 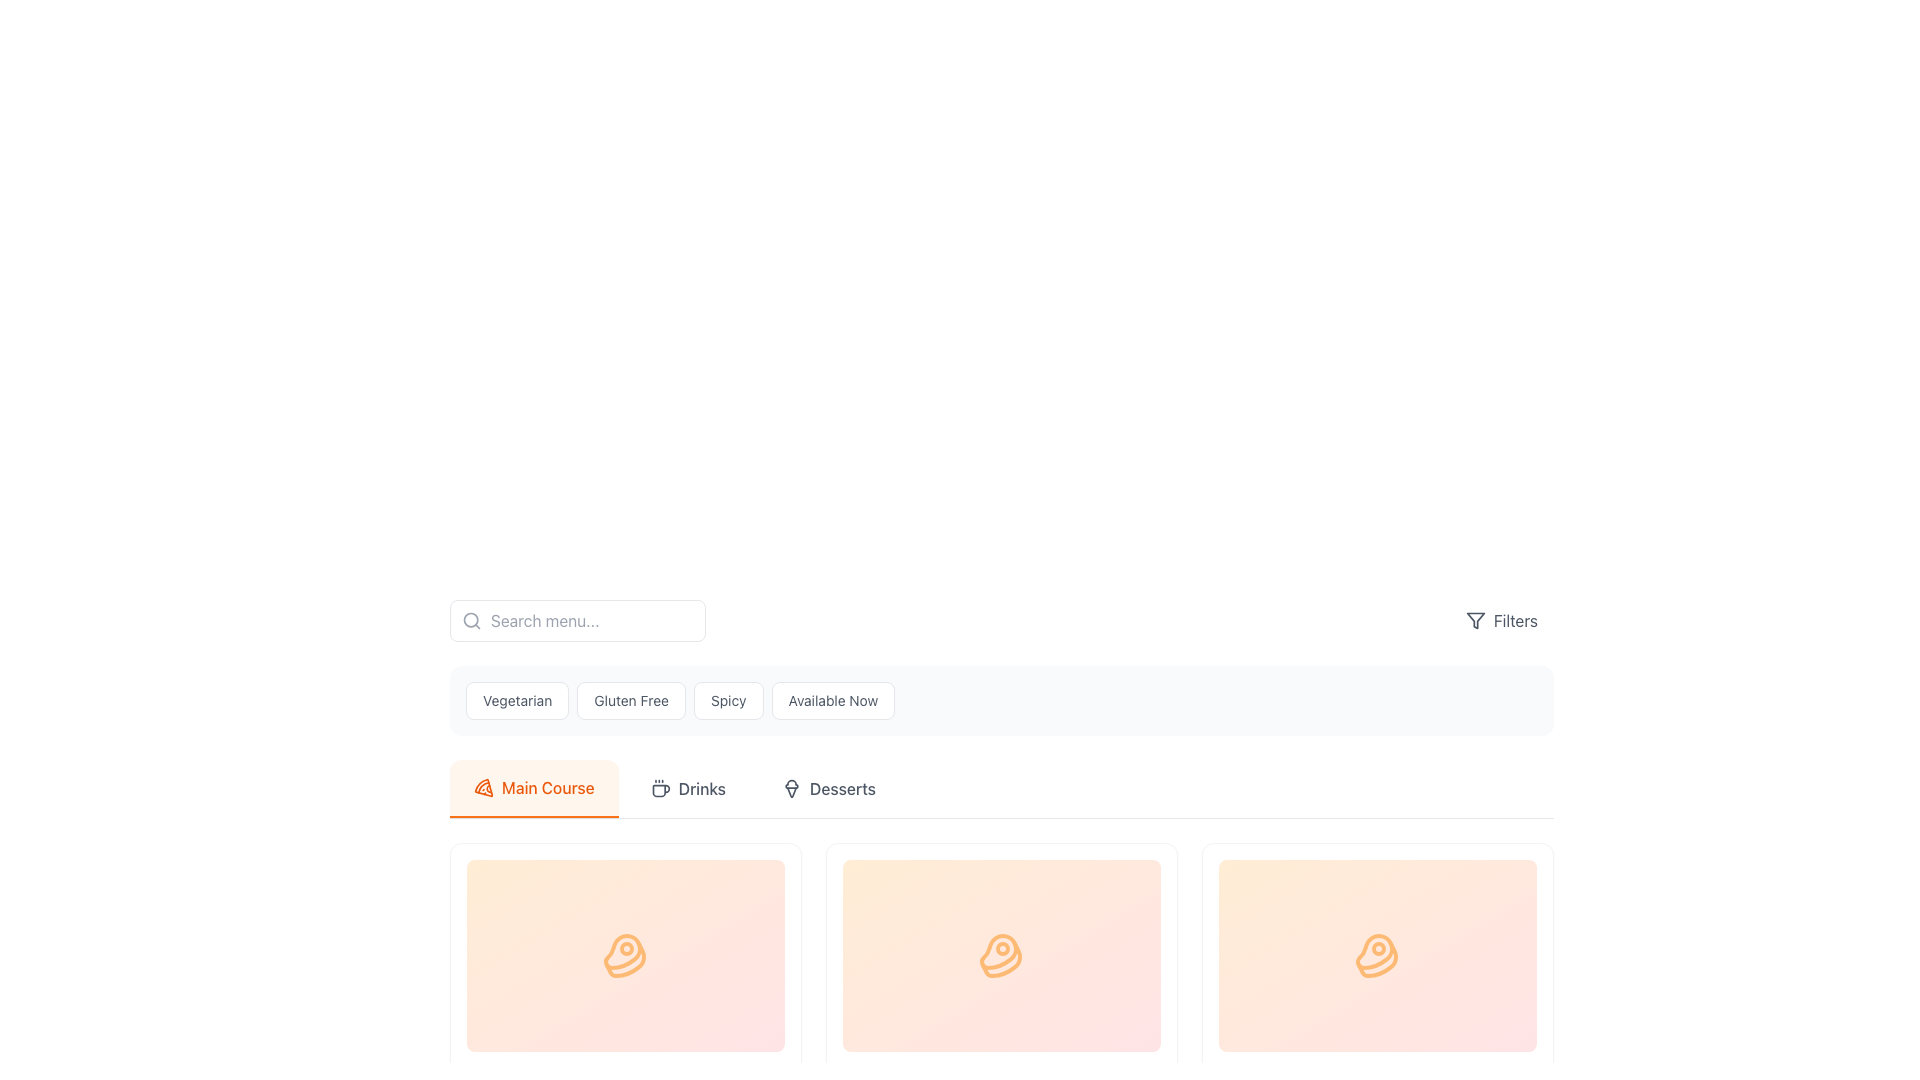 I want to click on the text label displaying 'Desserts' located in the top-right corner of the navigation bar, which is styled in medium-weight dark gray font, so click(x=843, y=788).